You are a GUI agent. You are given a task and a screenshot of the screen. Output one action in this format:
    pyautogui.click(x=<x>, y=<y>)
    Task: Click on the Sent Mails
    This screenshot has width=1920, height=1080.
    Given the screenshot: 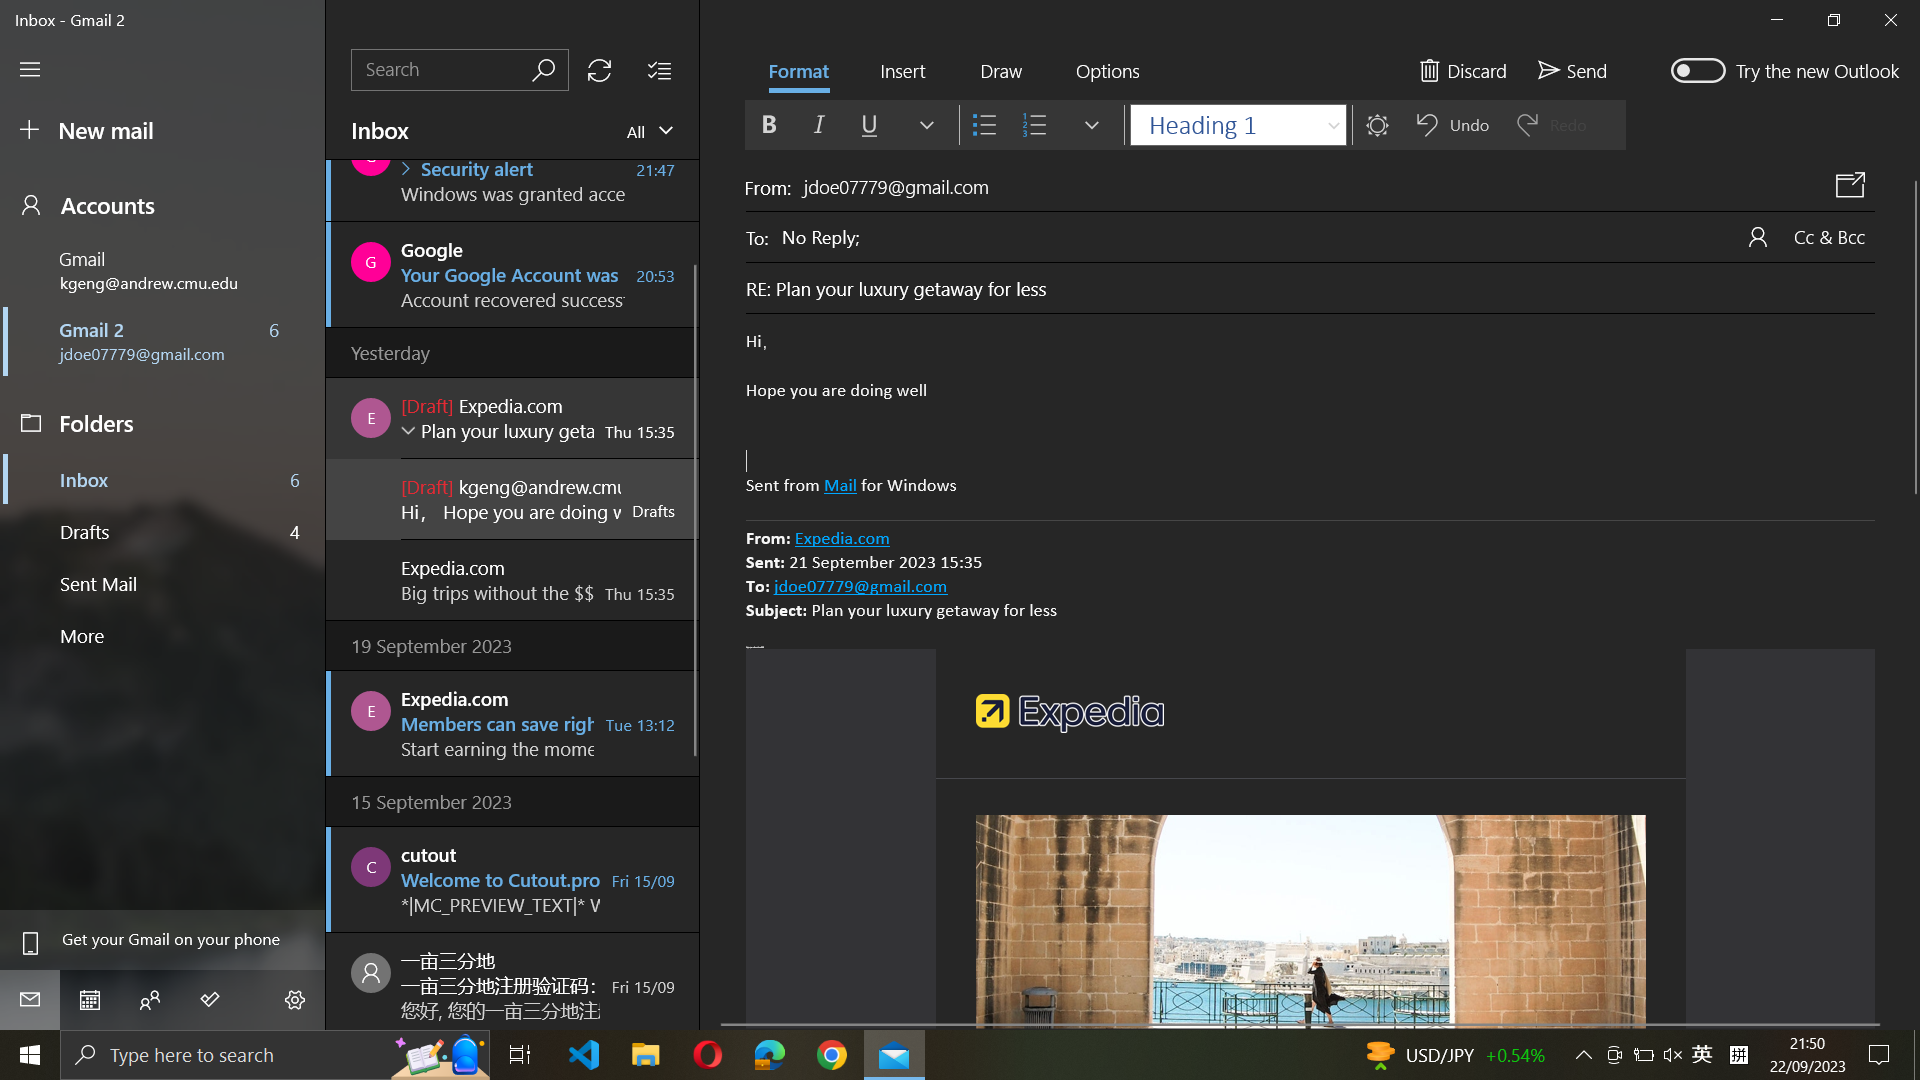 What is the action you would take?
    pyautogui.click(x=164, y=585)
    